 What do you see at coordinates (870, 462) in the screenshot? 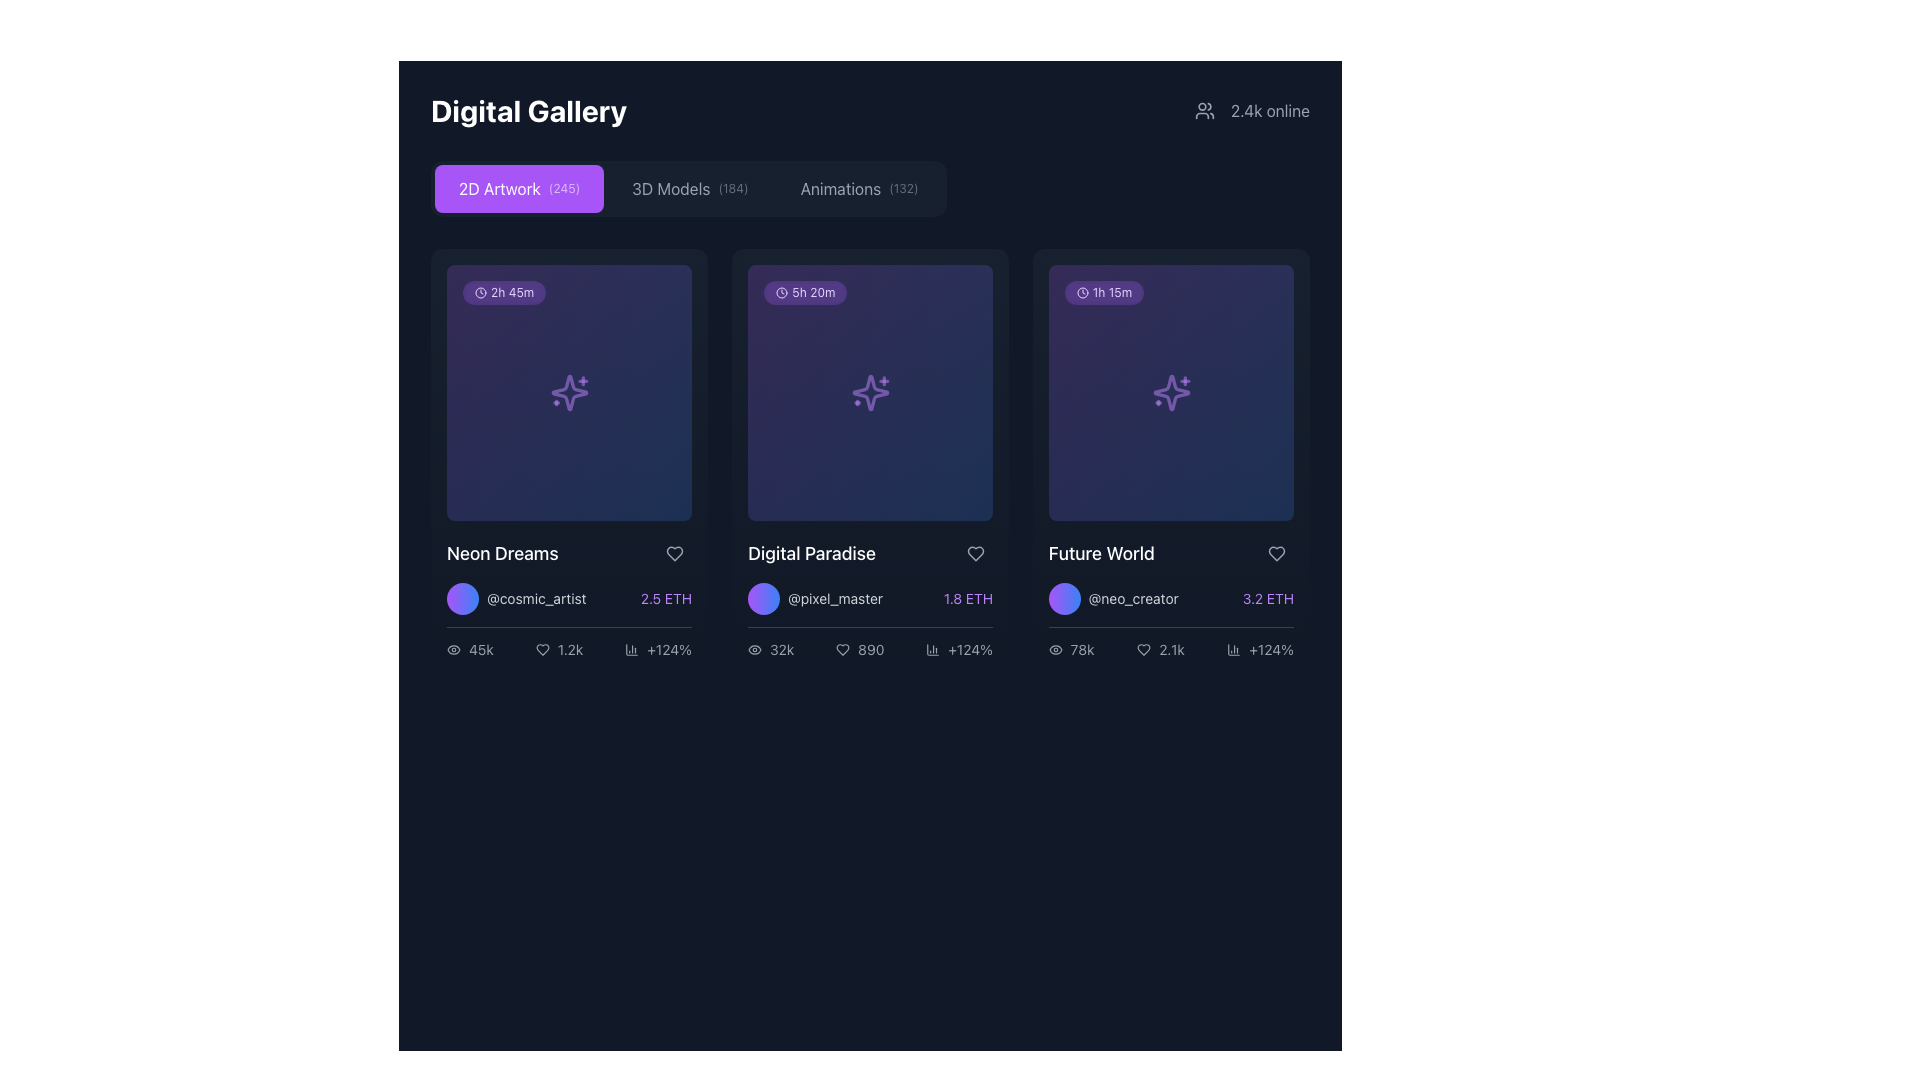
I see `the second card in the grid layout` at bounding box center [870, 462].